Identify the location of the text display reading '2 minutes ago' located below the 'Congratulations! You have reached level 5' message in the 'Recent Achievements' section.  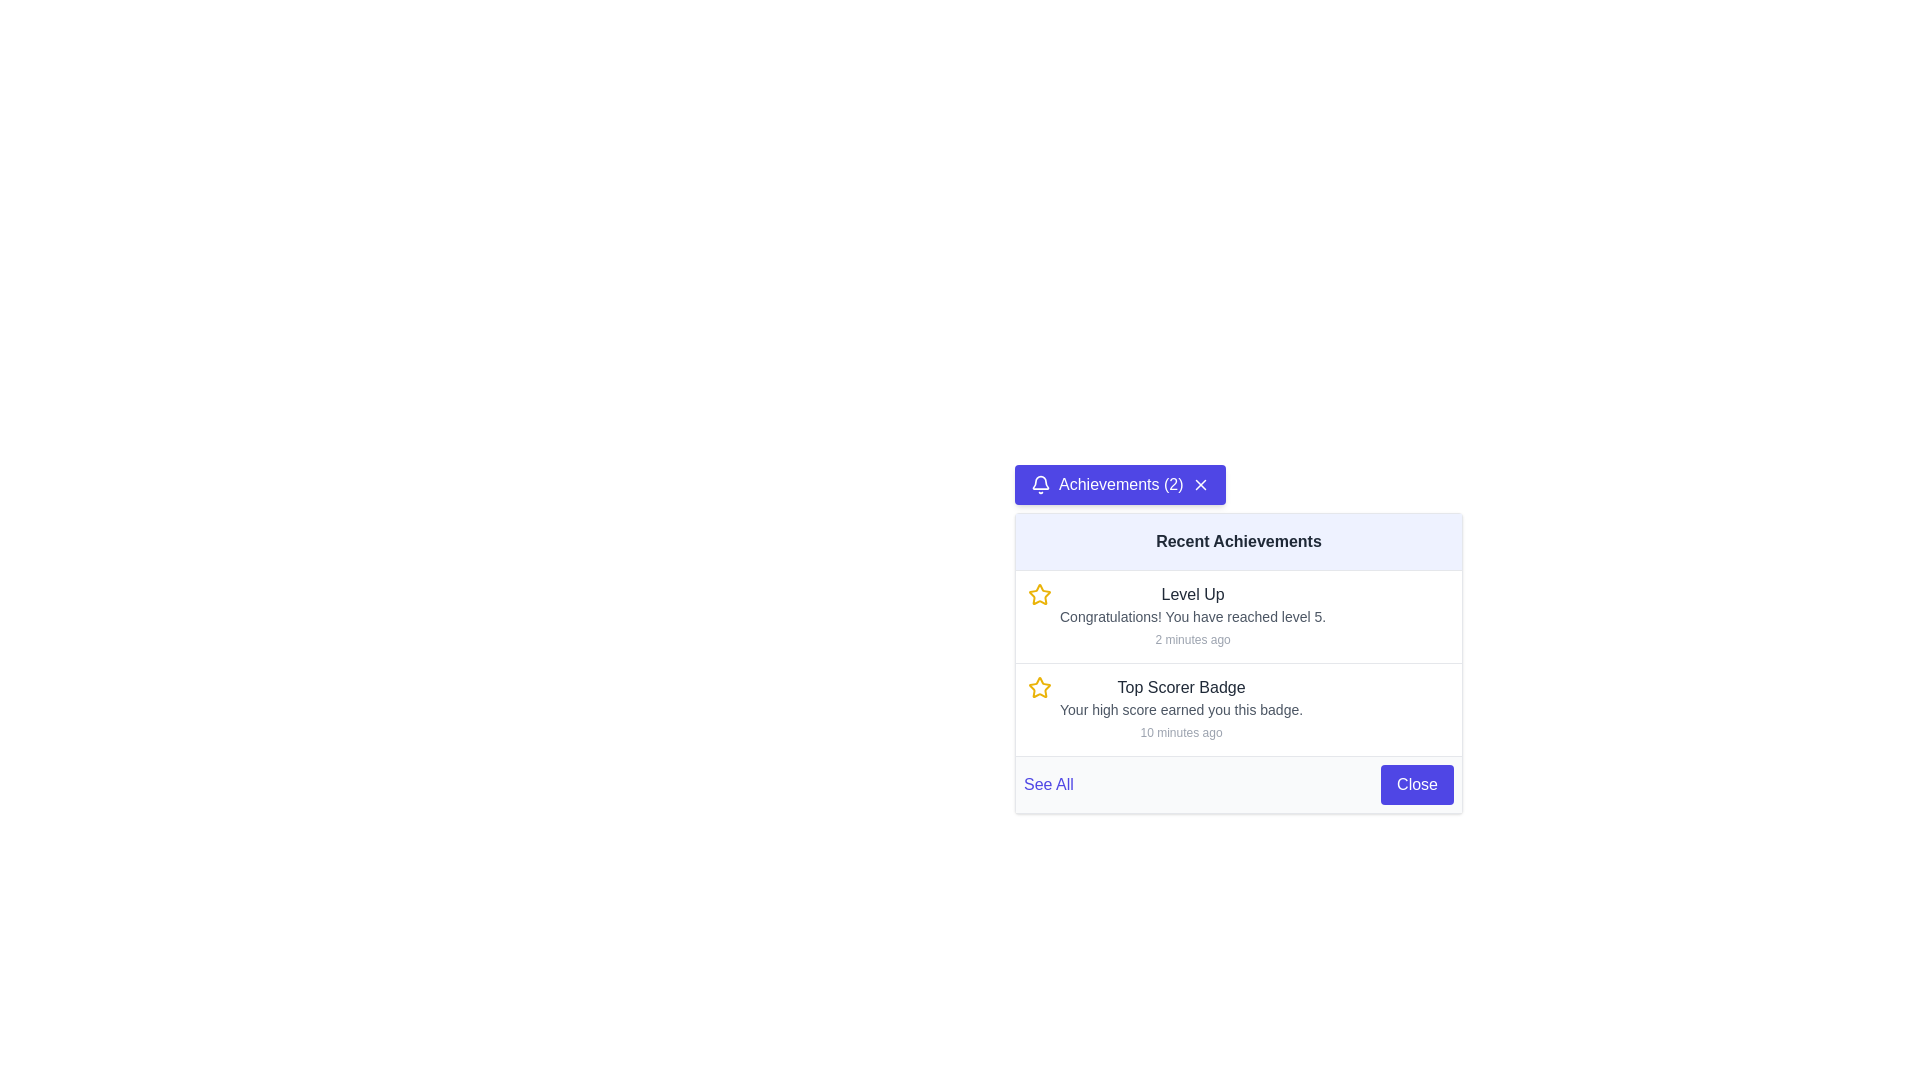
(1193, 640).